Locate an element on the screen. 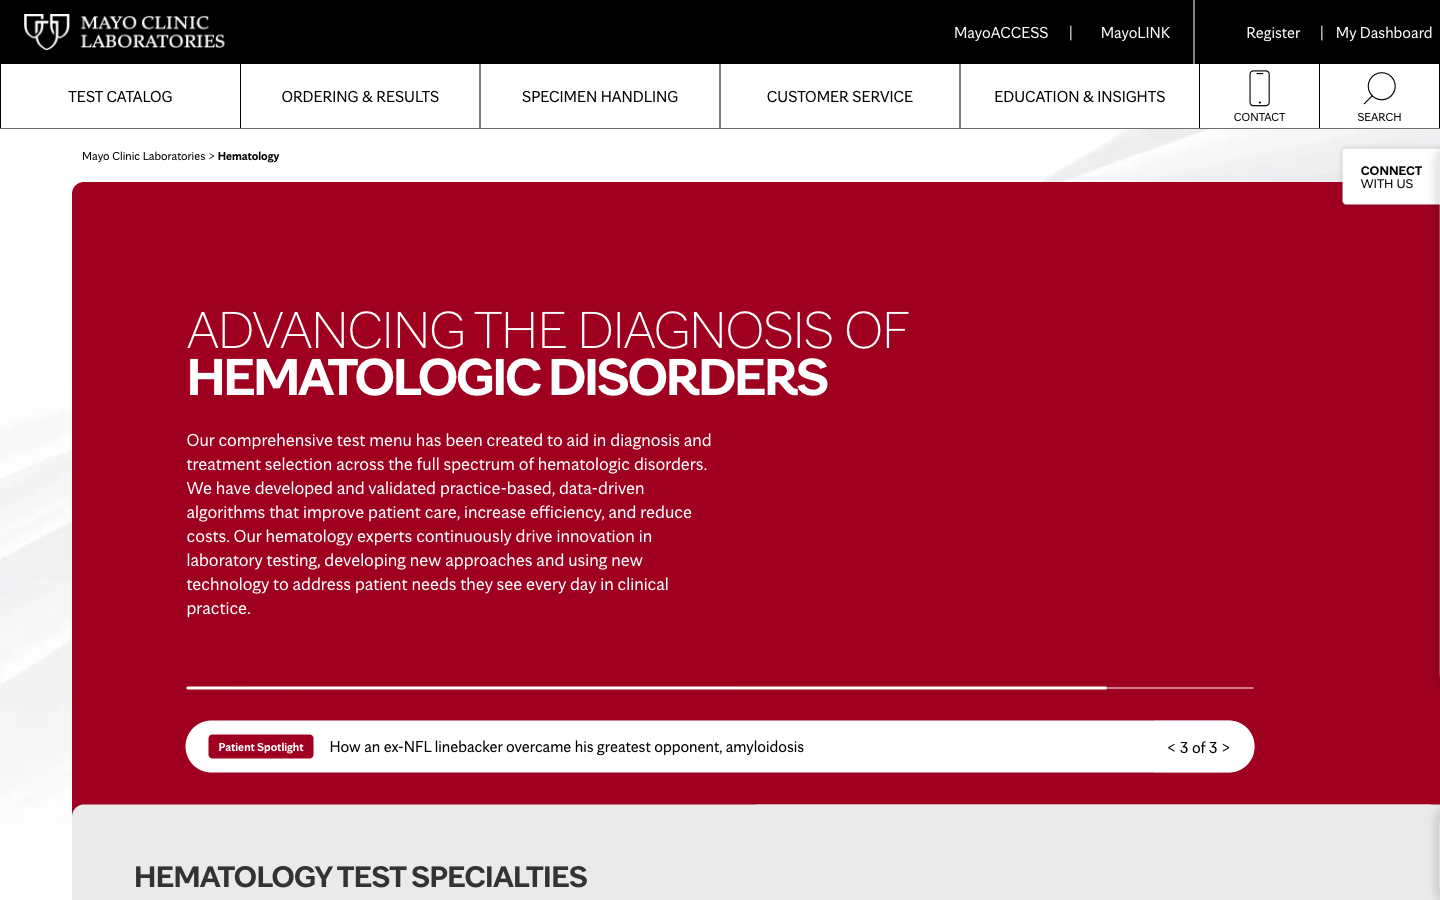  MayoLink webpage is located at coordinates (1134, 31).